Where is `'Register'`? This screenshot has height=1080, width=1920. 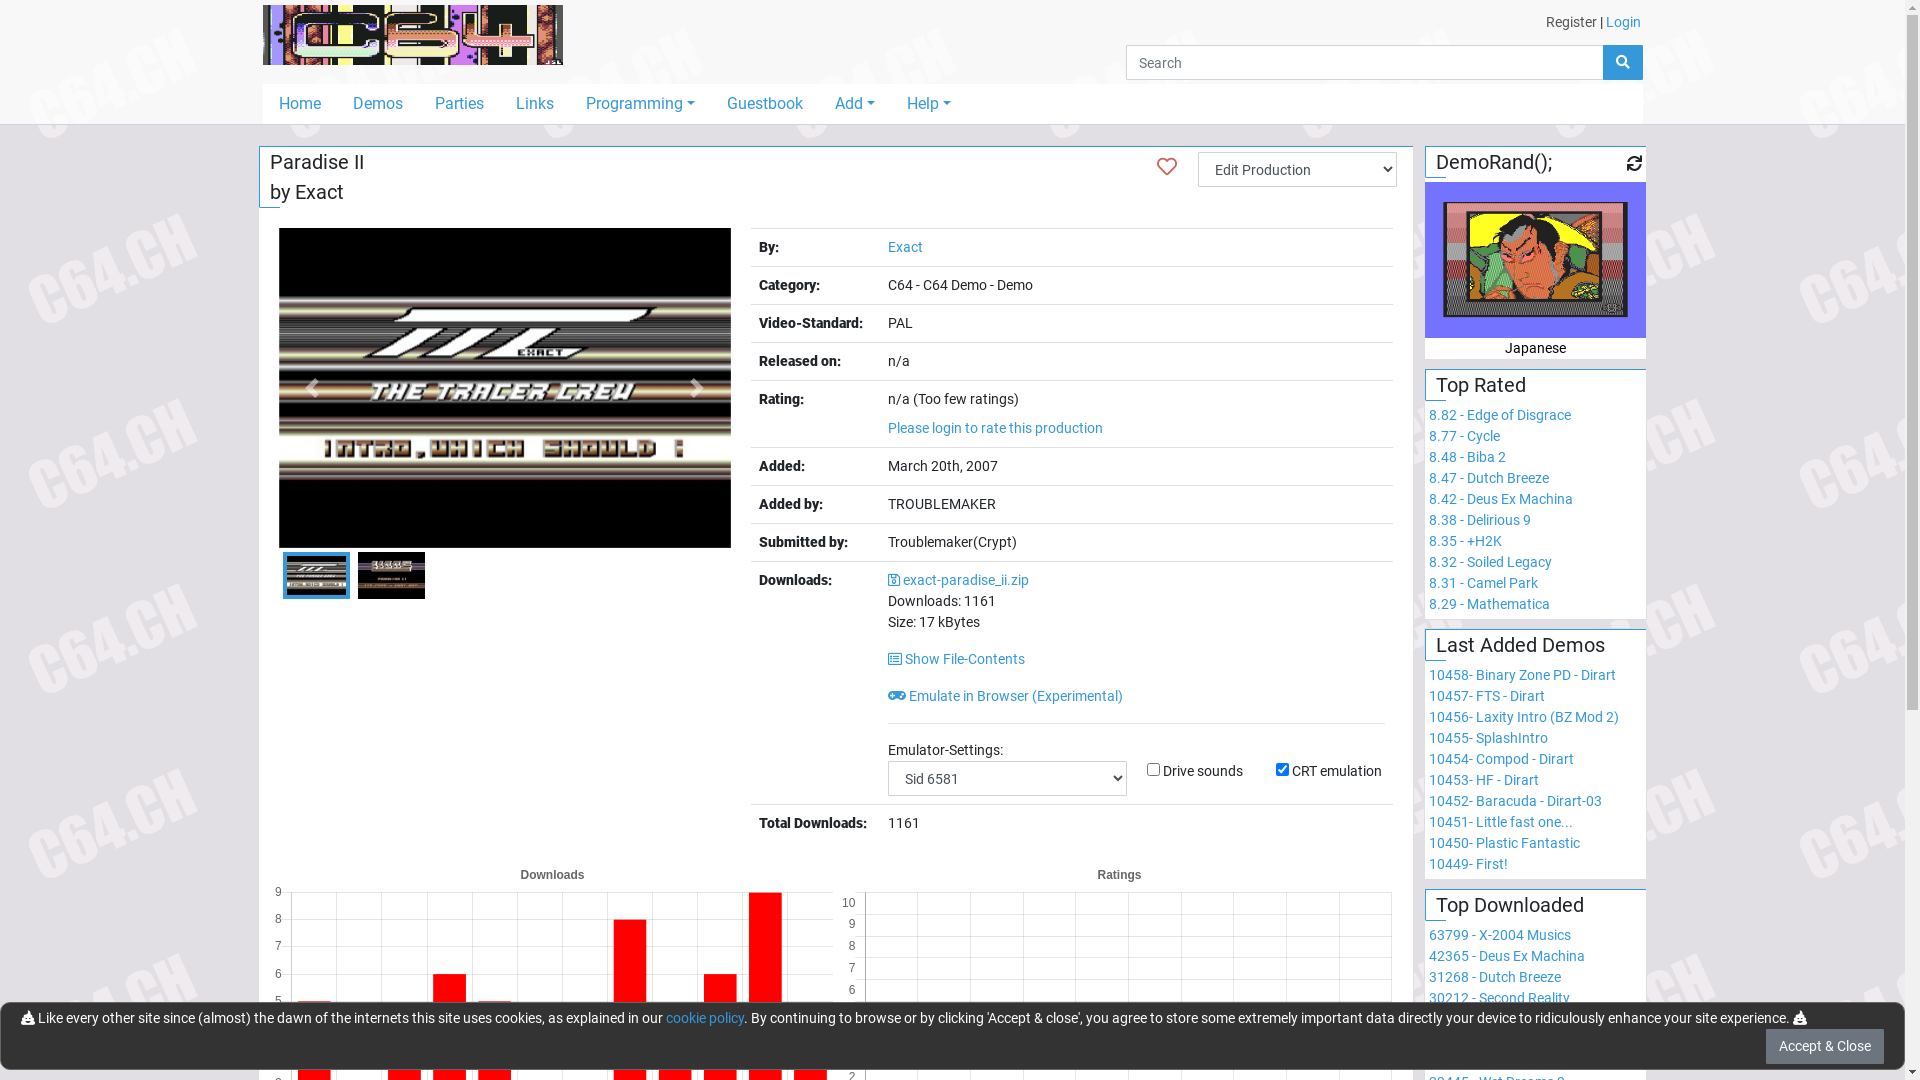
'Register' is located at coordinates (1570, 22).